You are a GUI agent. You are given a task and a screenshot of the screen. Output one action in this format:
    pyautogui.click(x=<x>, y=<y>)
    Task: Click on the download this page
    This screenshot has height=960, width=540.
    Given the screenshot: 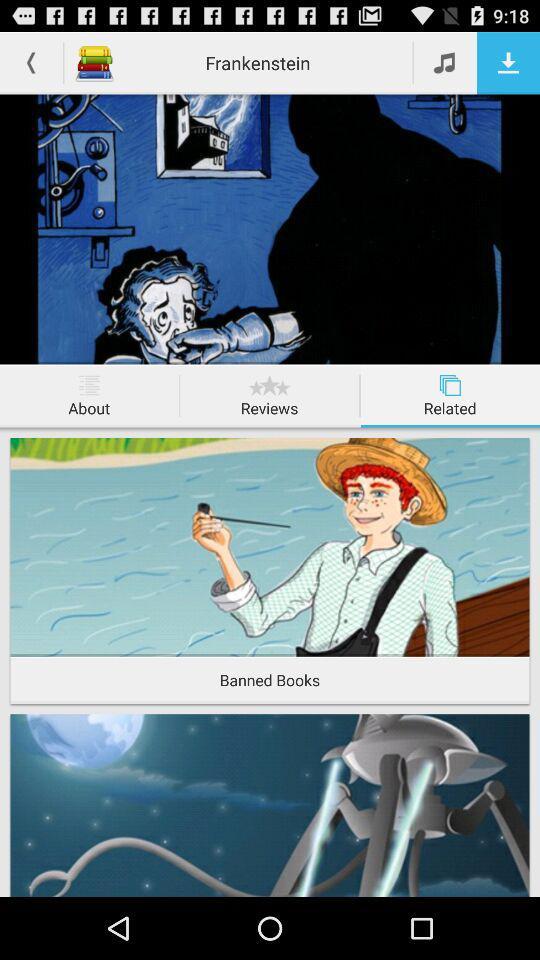 What is the action you would take?
    pyautogui.click(x=508, y=62)
    